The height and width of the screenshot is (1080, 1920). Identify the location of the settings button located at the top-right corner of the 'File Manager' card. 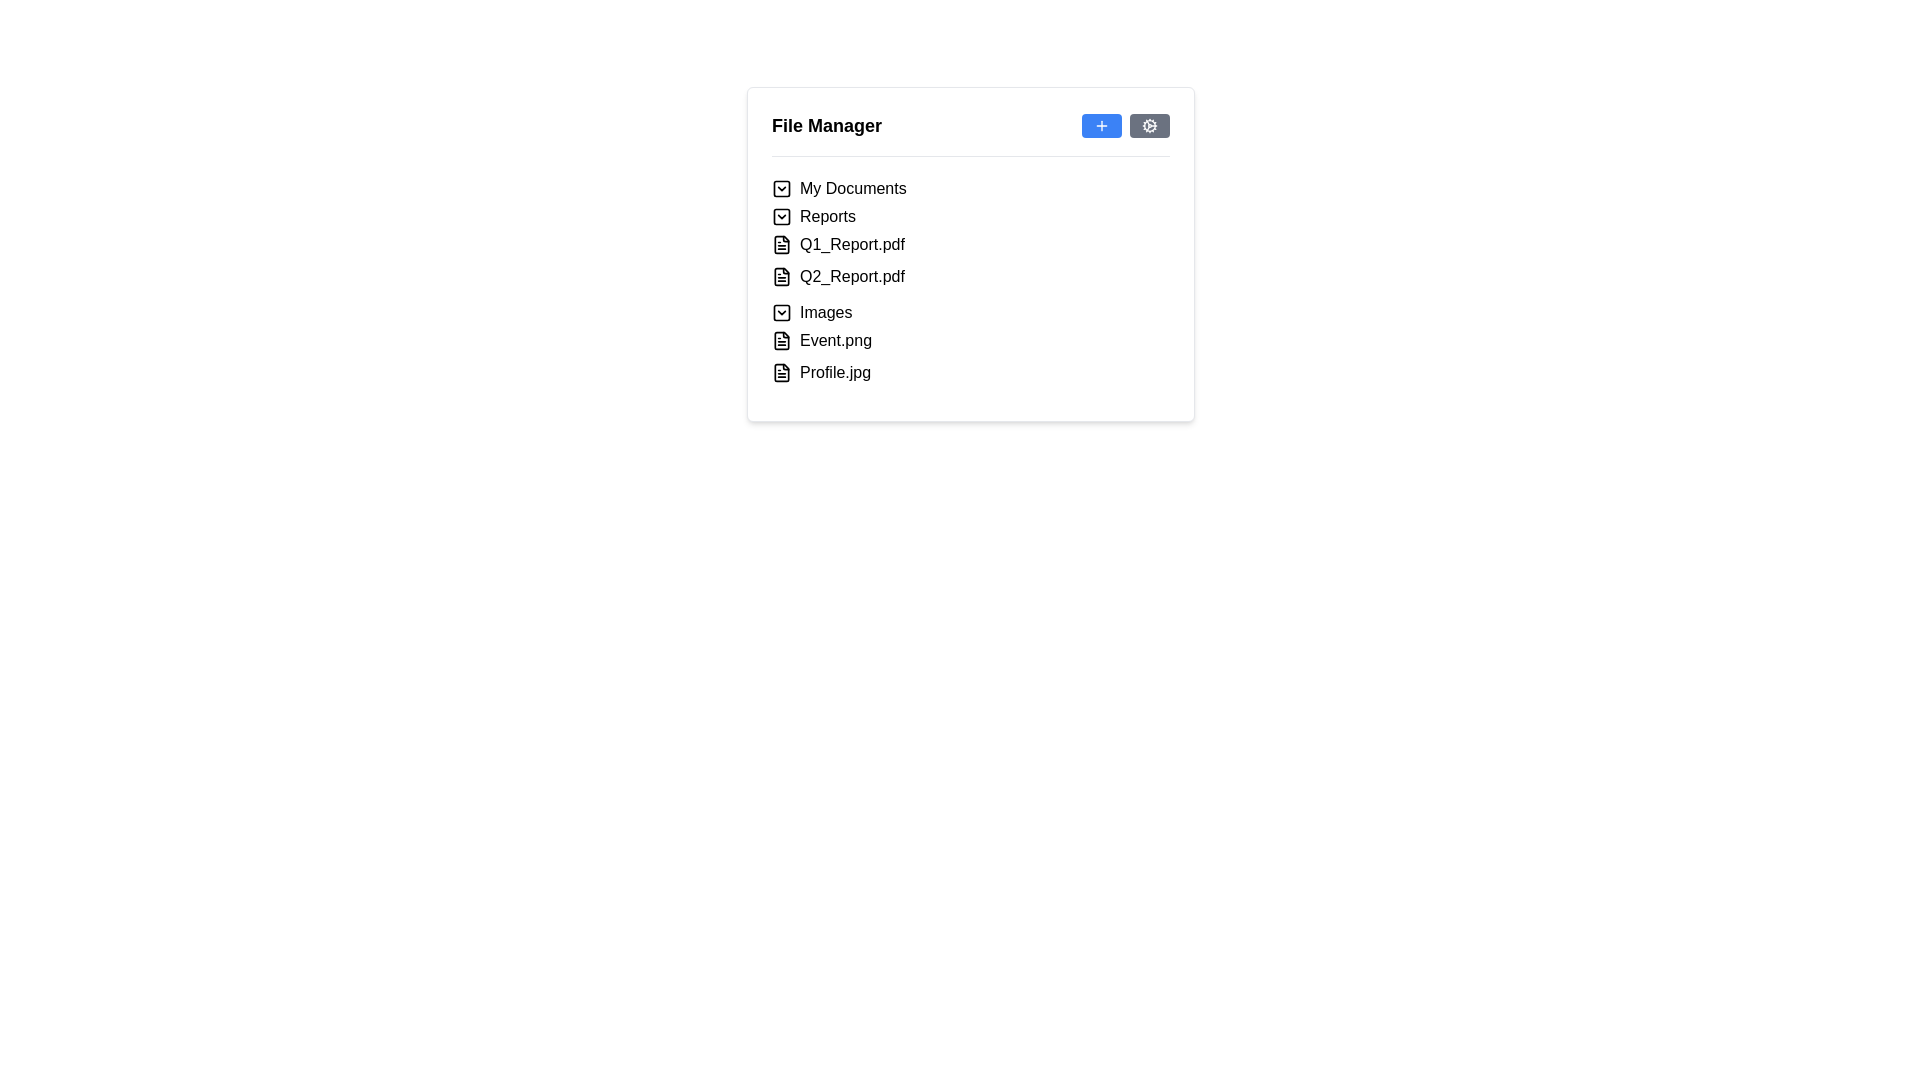
(1150, 126).